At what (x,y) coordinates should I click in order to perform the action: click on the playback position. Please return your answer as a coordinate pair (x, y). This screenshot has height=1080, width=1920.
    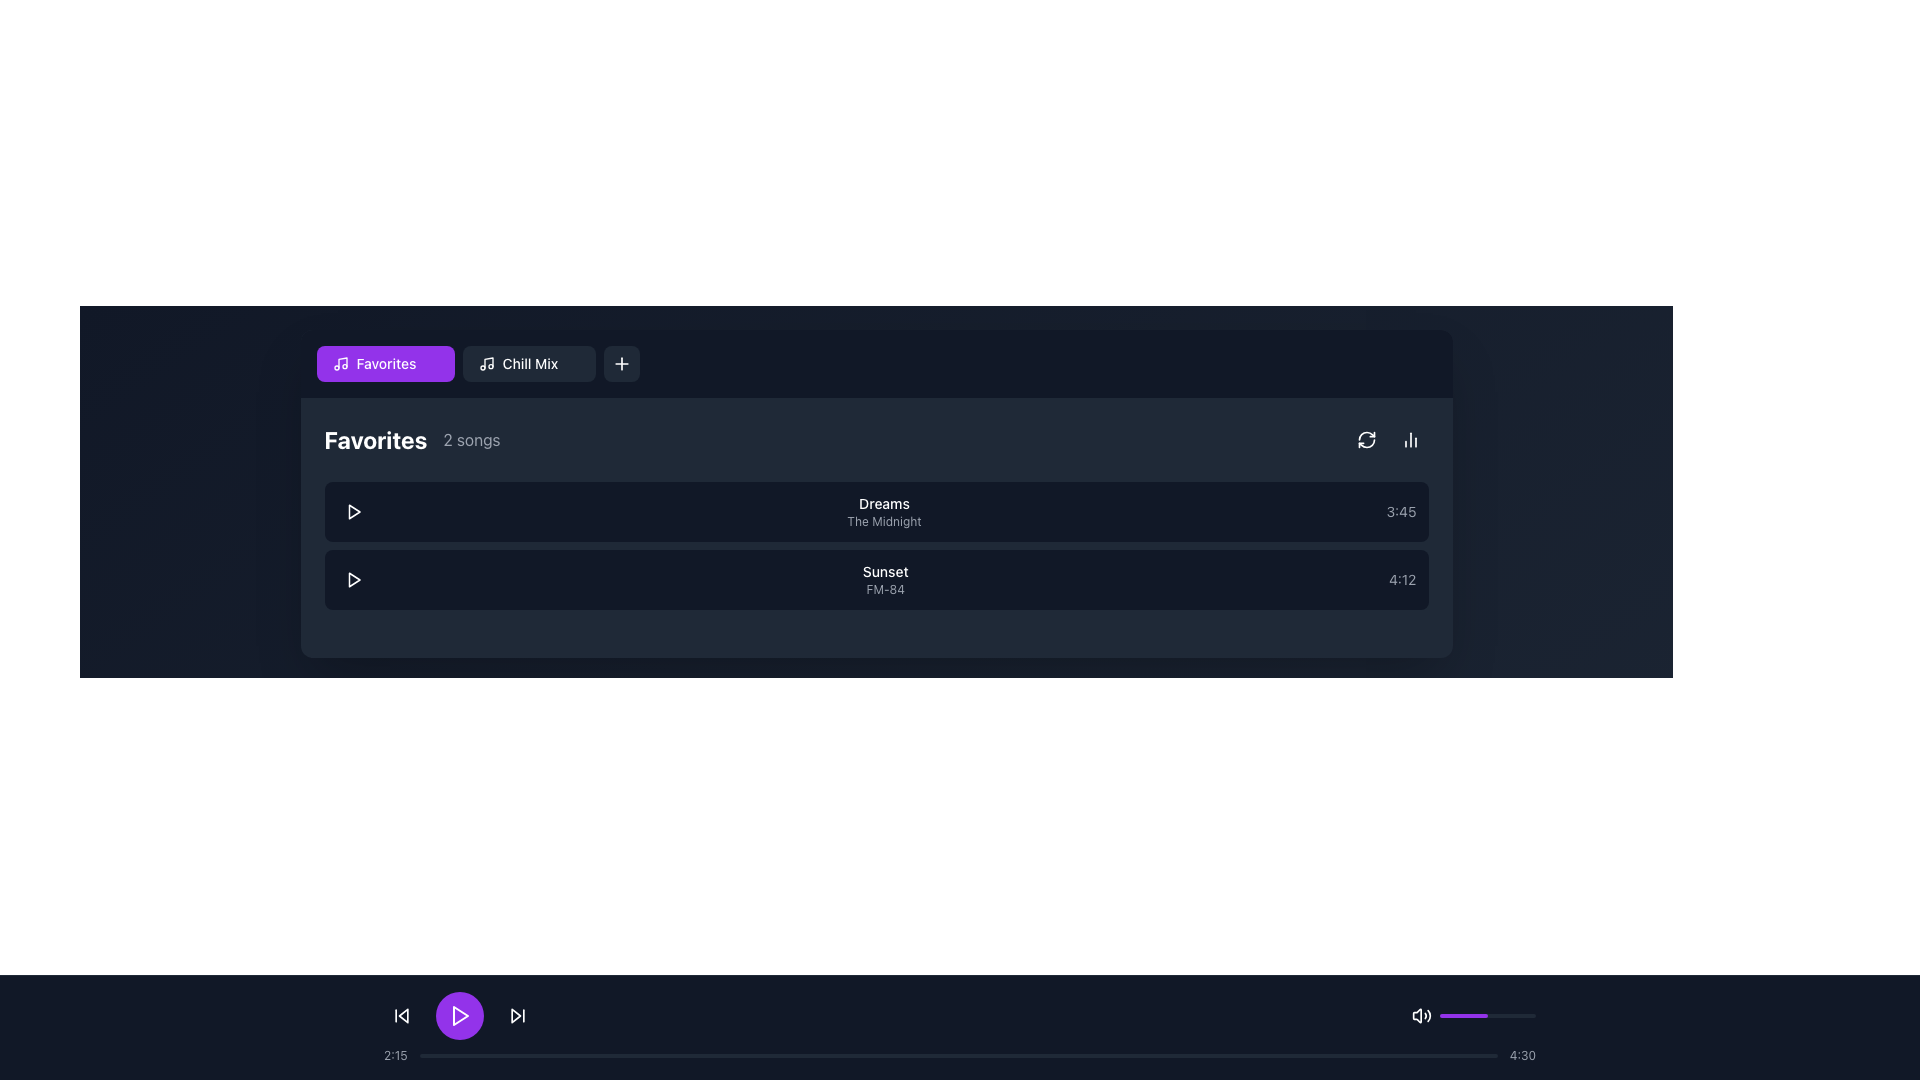
    Looking at the image, I should click on (746, 1055).